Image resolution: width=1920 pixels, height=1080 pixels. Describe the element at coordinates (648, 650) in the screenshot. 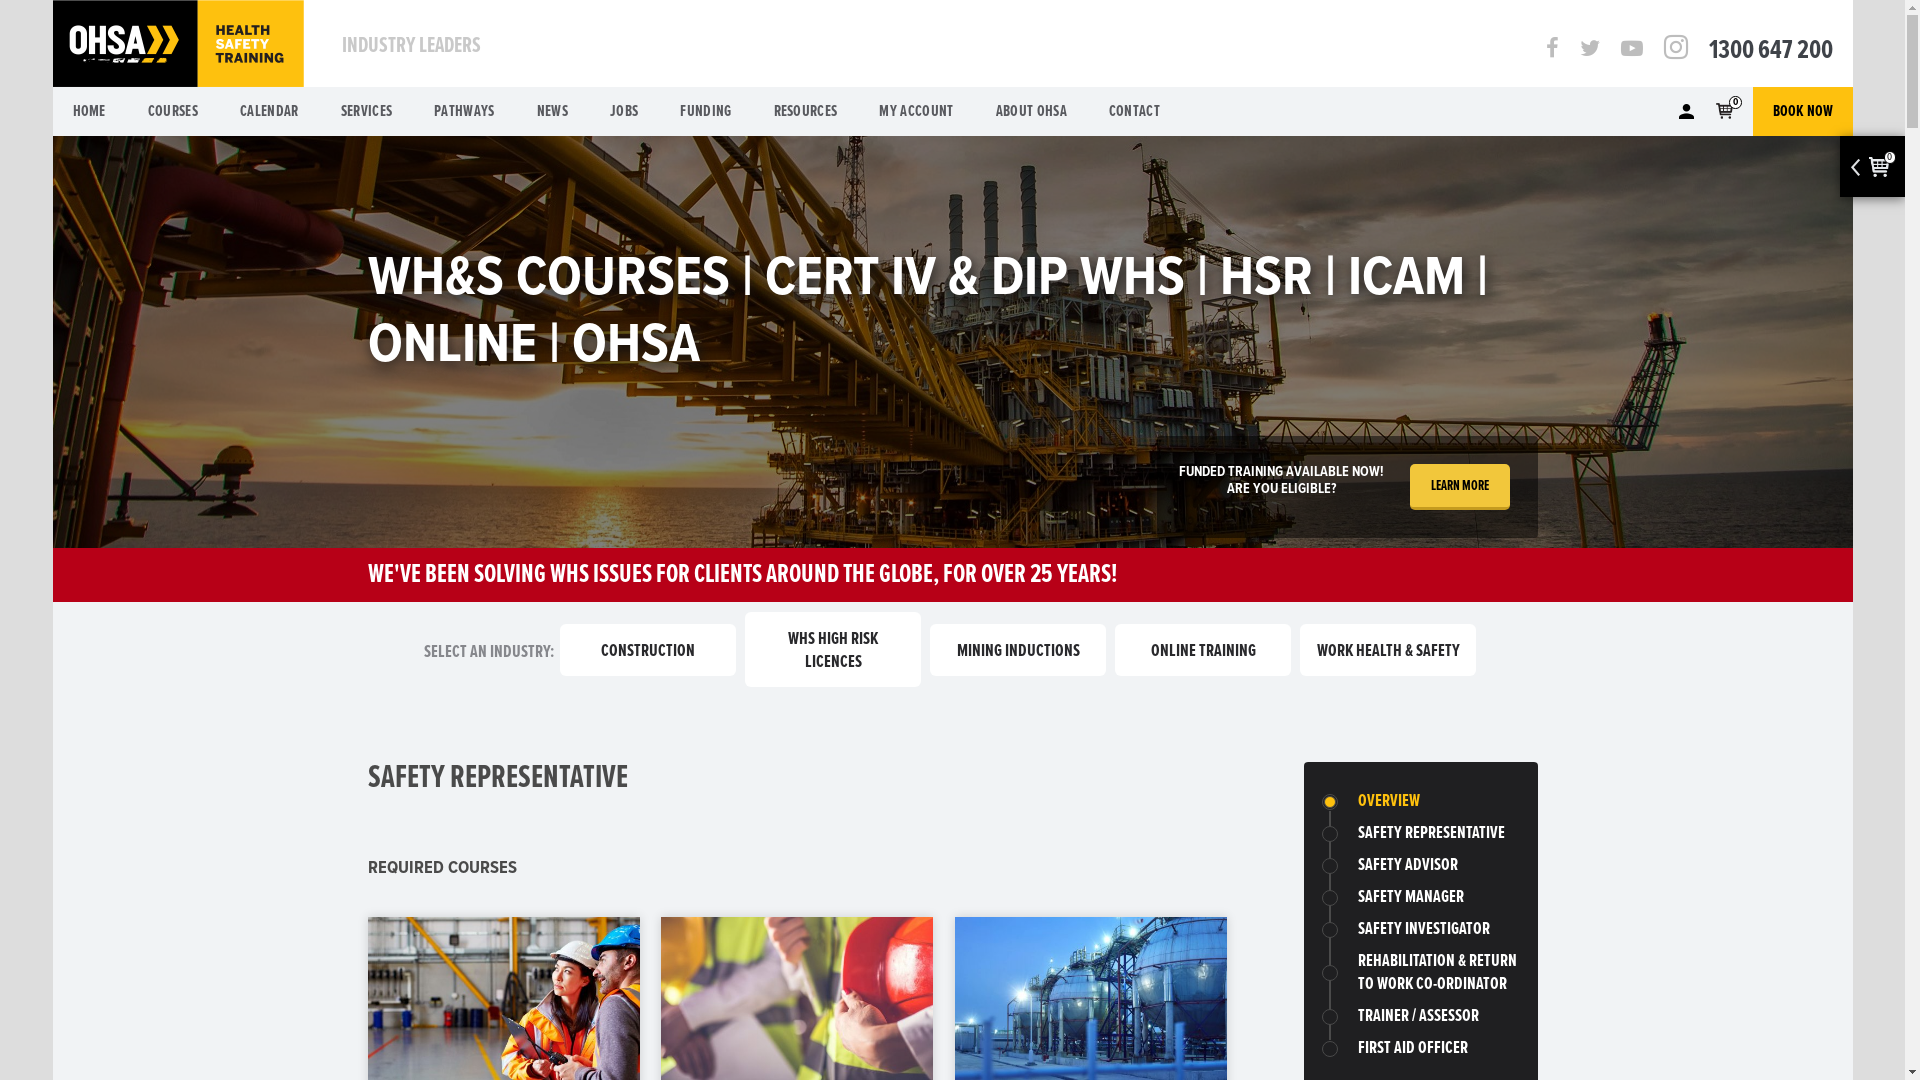

I see `'CONSTRUCTION'` at that location.